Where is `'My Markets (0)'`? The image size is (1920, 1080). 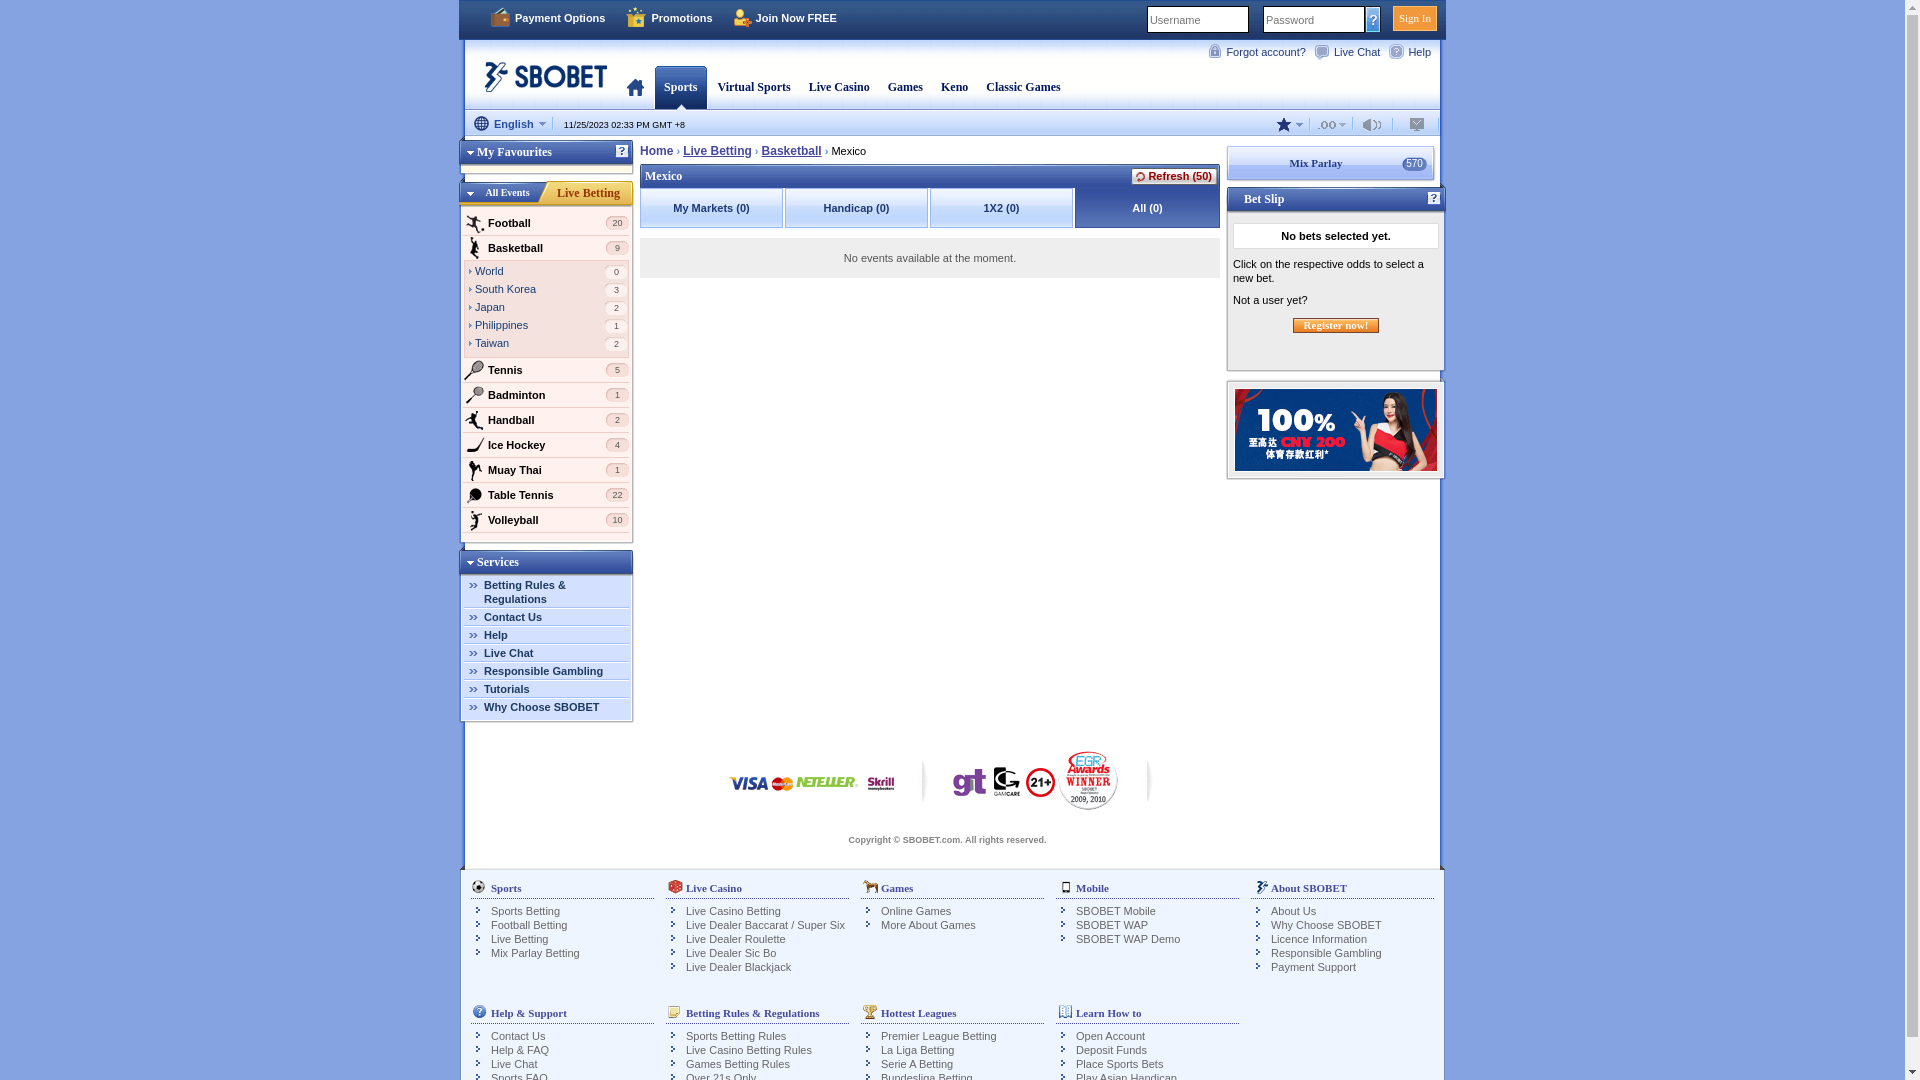
'My Markets (0)' is located at coordinates (711, 208).